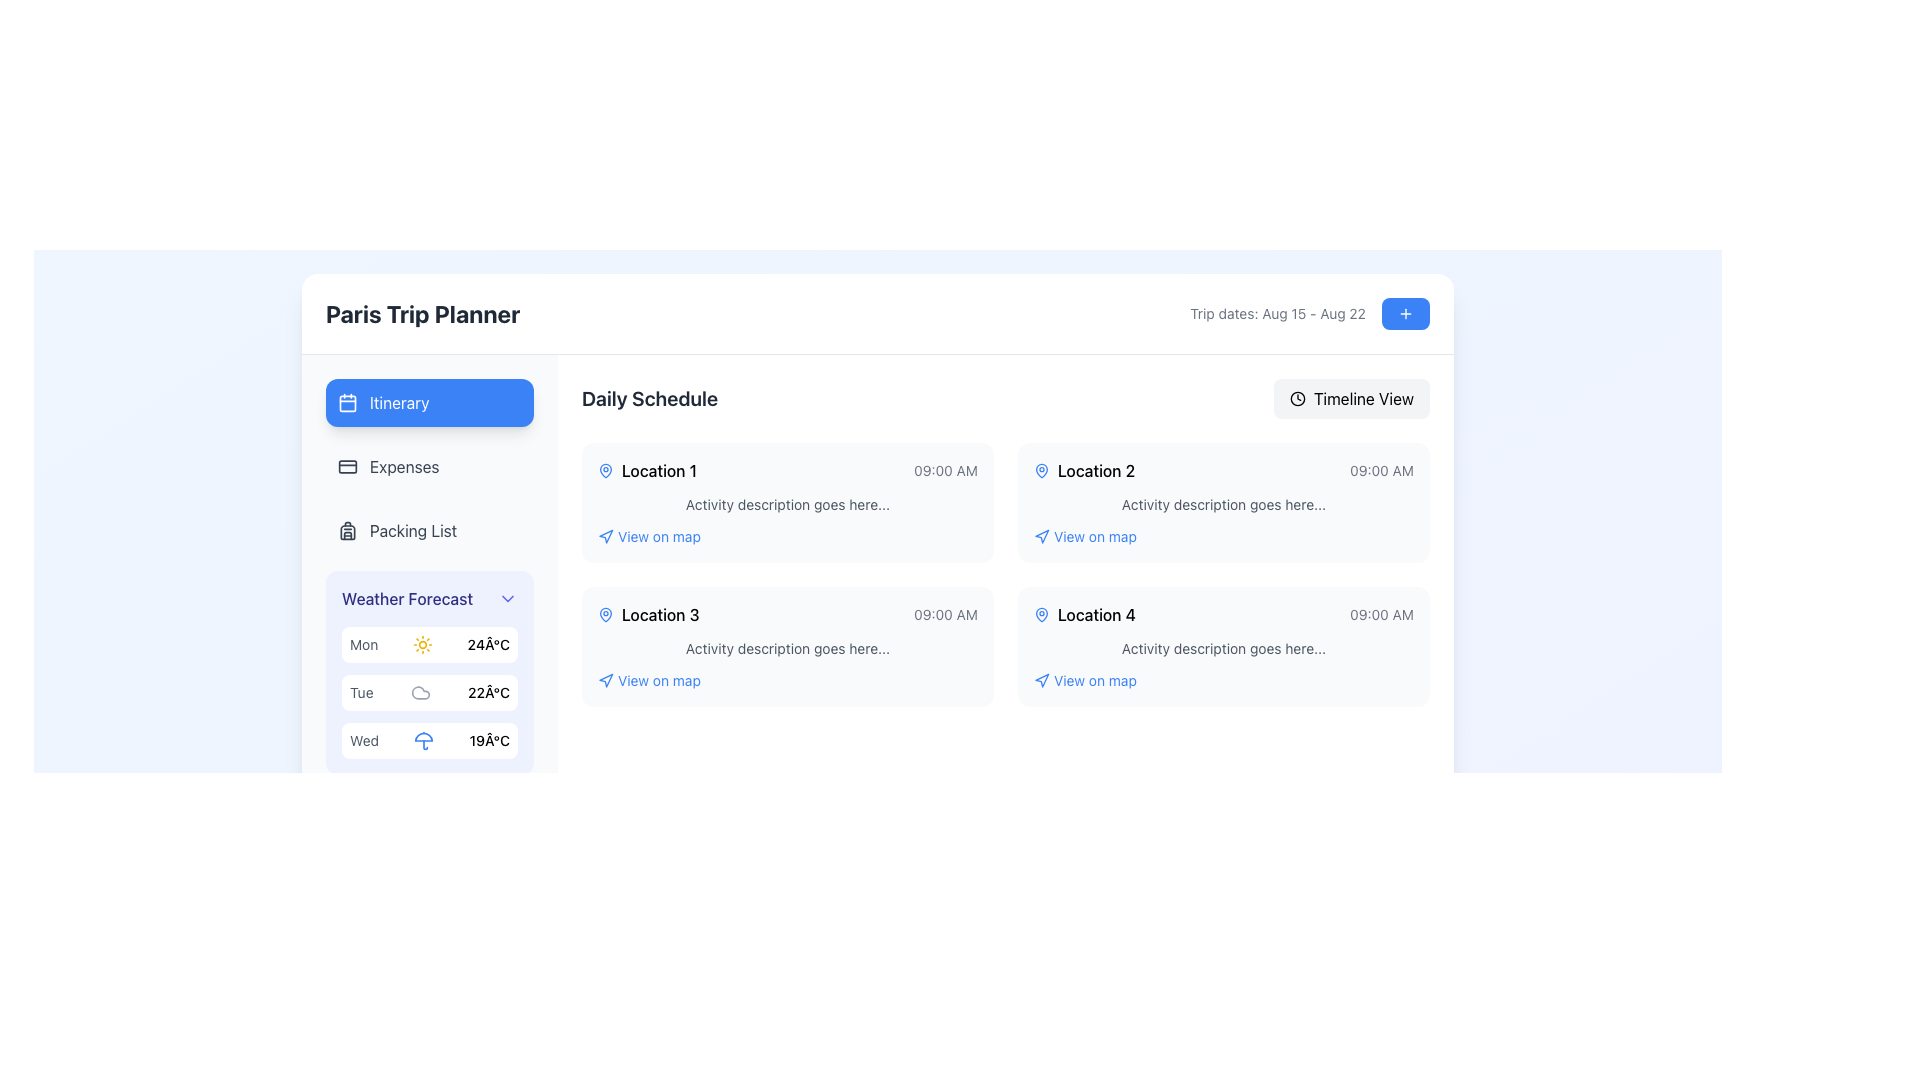 The height and width of the screenshot is (1080, 1920). What do you see at coordinates (1040, 680) in the screenshot?
I see `the navigation icon located to the left of the 'View on map' label in the 'Location 4' block of the Daily Schedule section` at bounding box center [1040, 680].